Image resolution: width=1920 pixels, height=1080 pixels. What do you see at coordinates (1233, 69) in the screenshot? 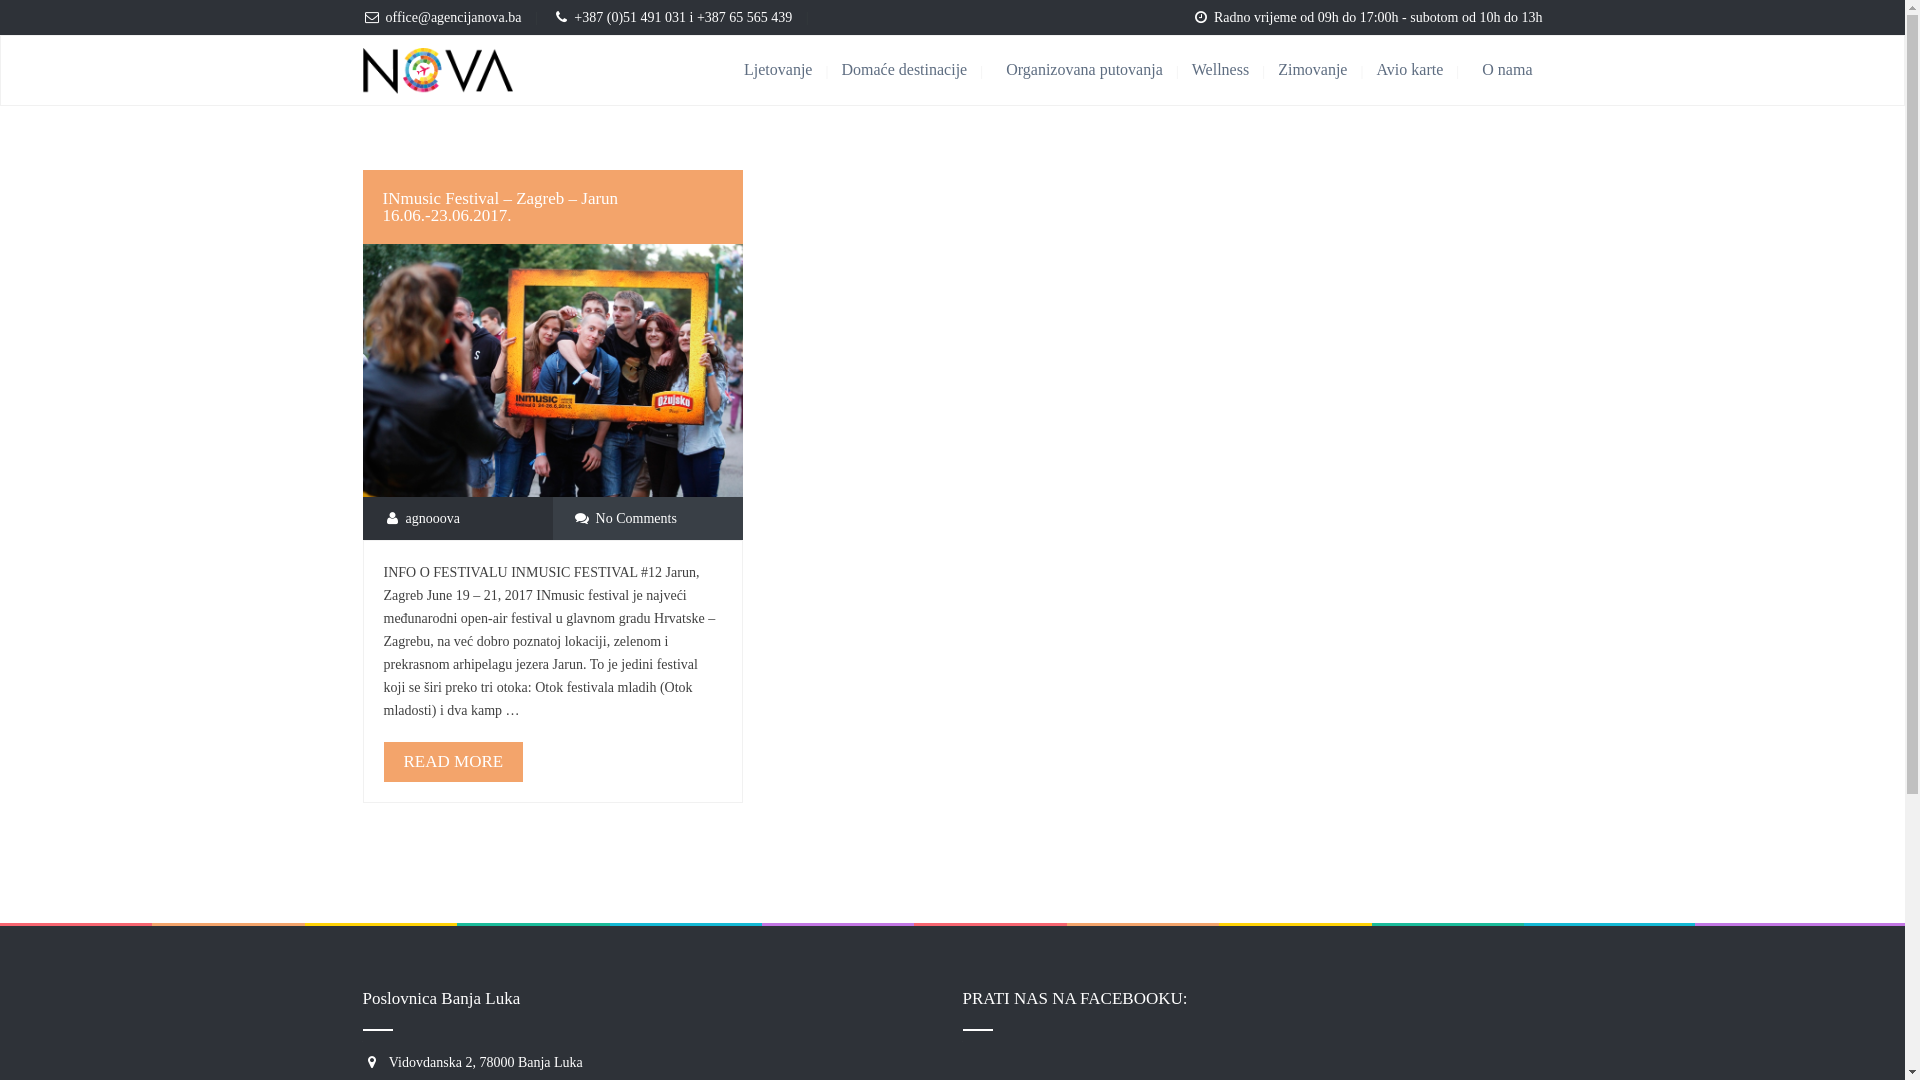
I see `'Wellness'` at bounding box center [1233, 69].